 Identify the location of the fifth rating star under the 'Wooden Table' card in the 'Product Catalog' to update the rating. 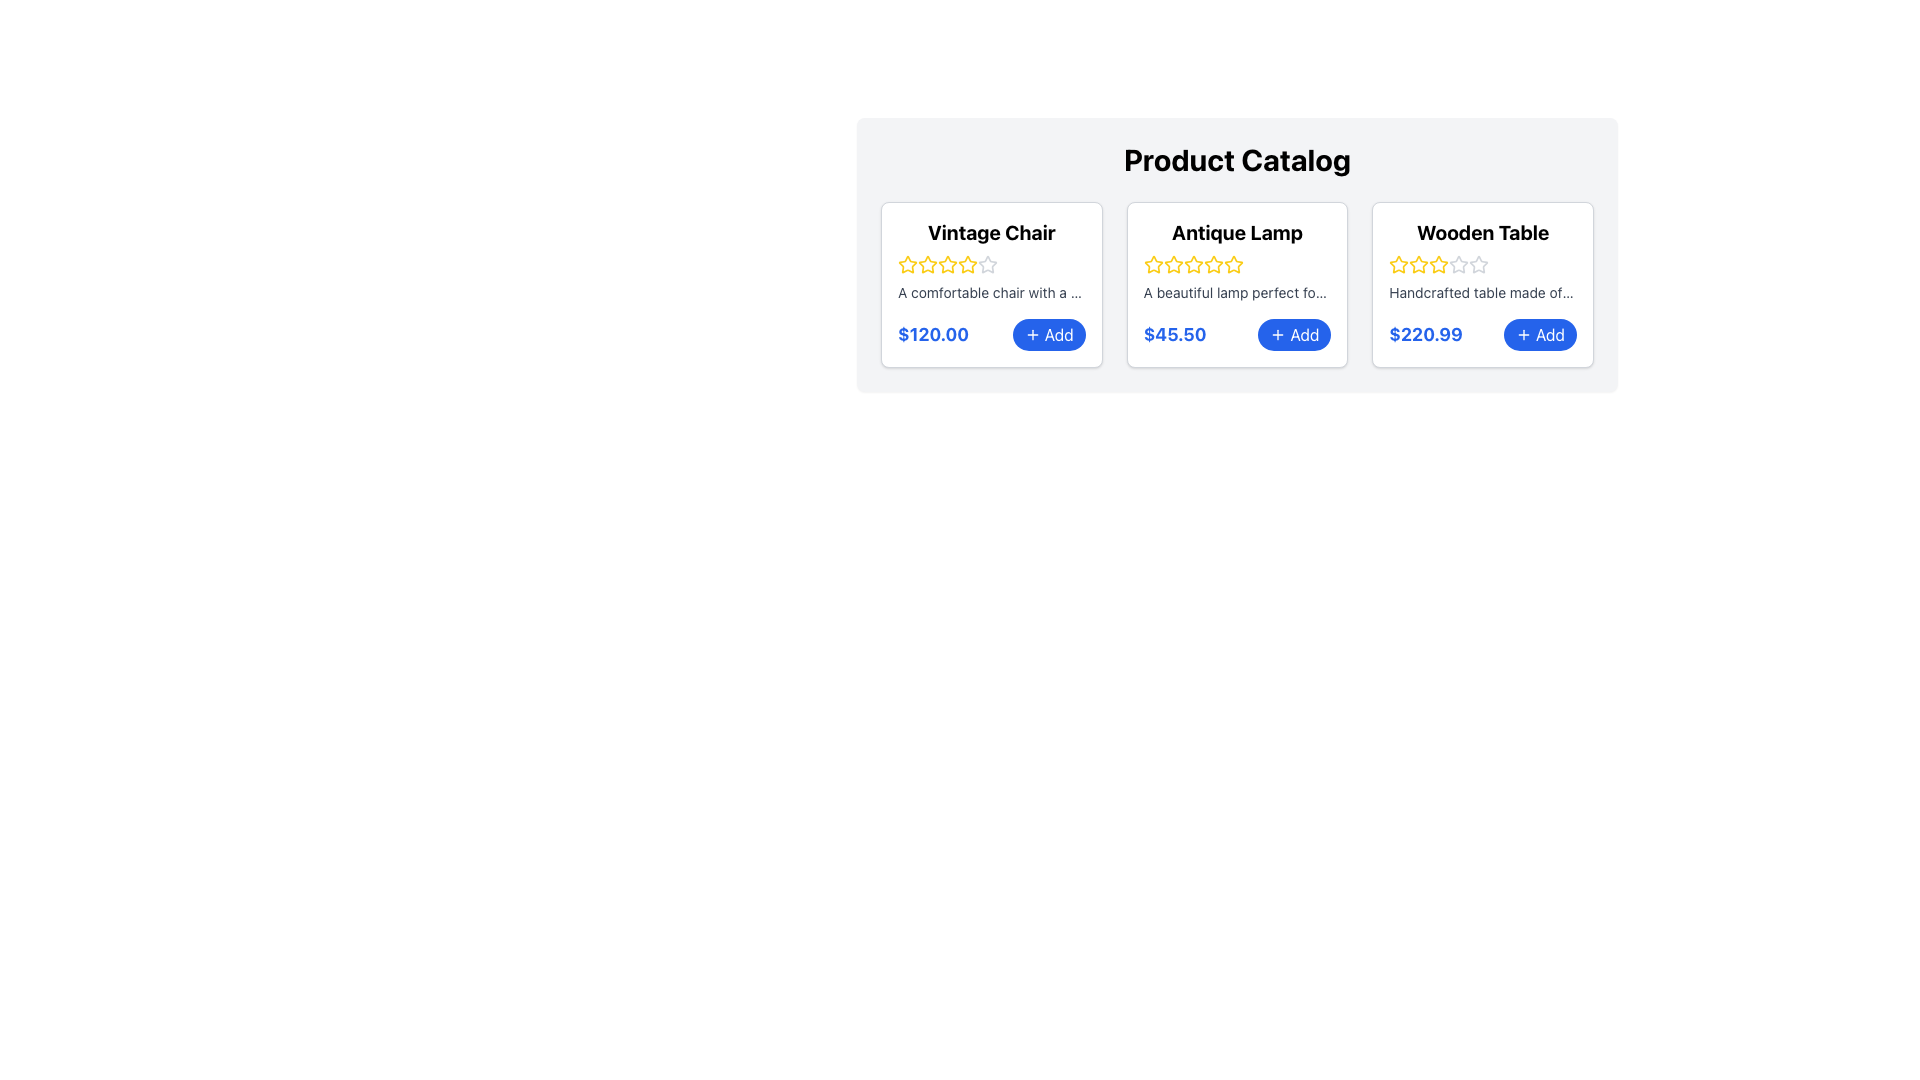
(1479, 264).